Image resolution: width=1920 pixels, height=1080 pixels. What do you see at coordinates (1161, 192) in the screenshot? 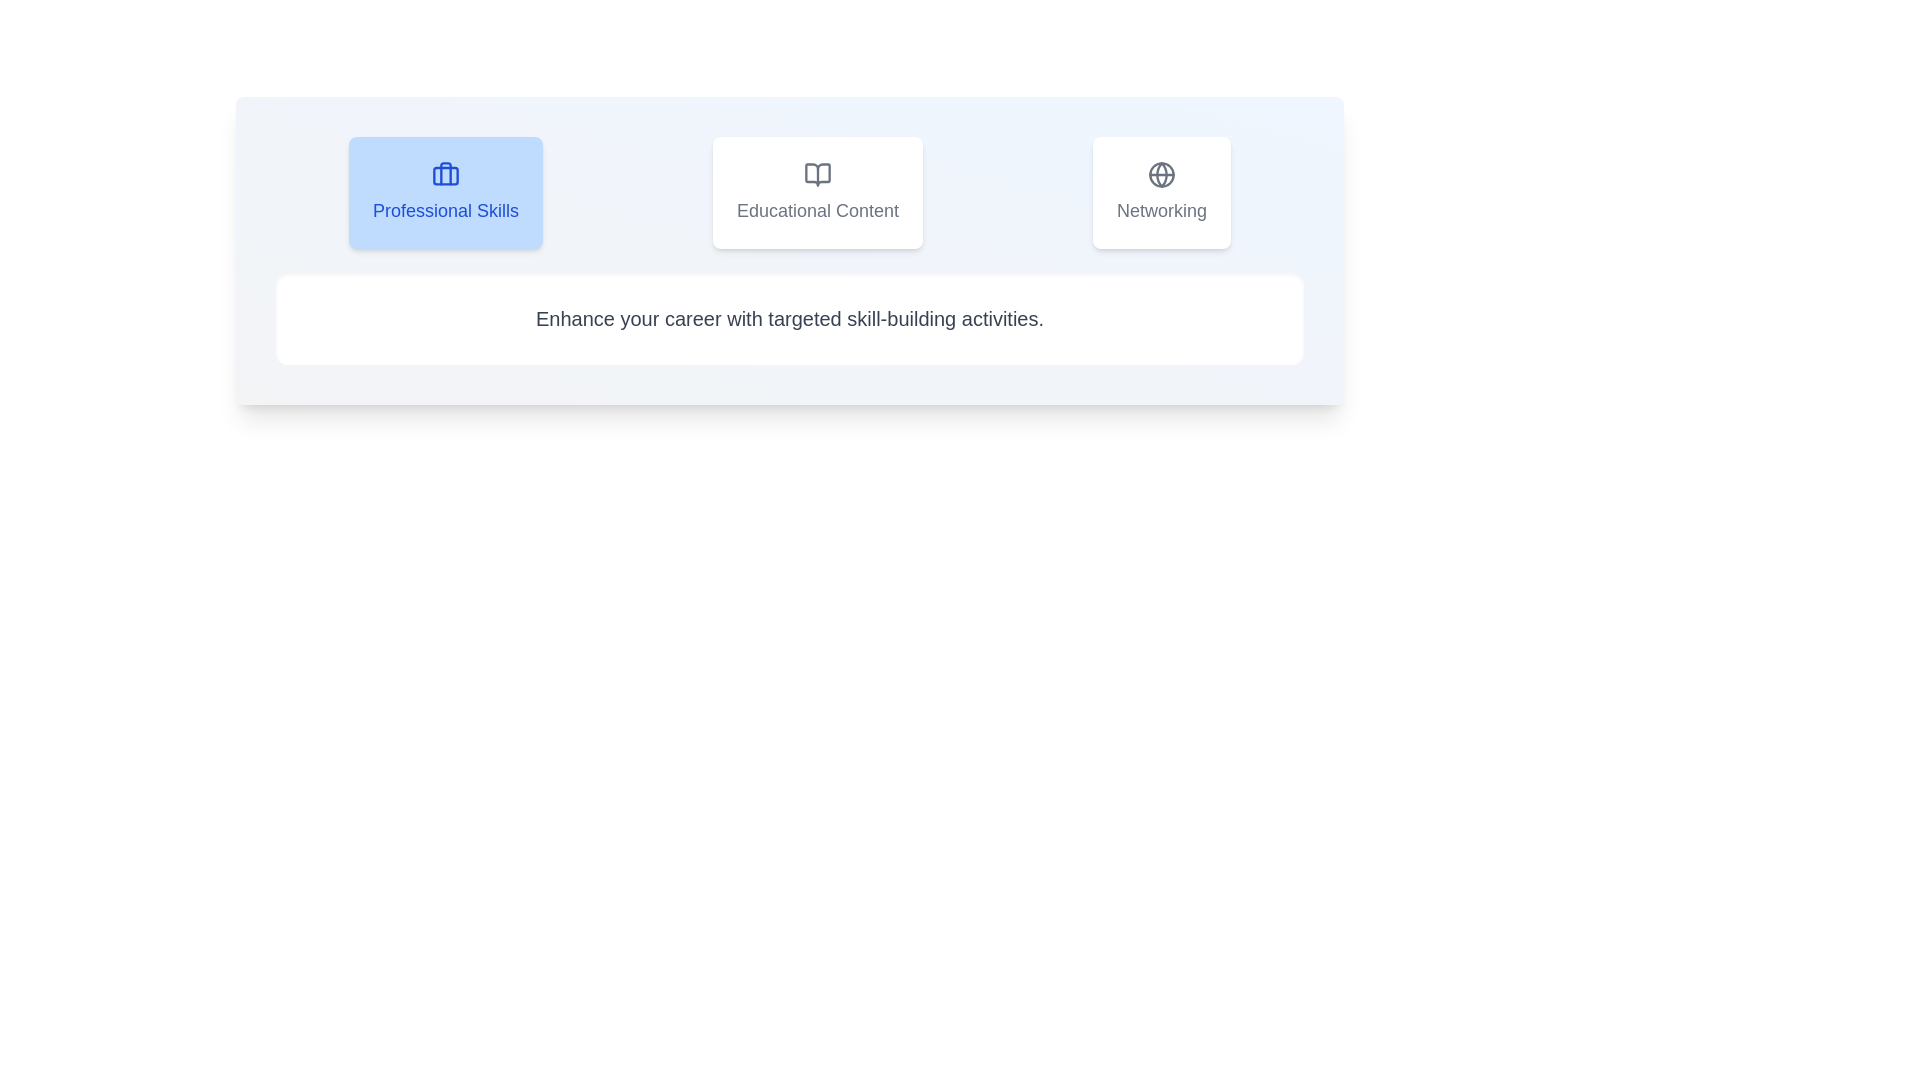
I see `the tab labeled Networking` at bounding box center [1161, 192].